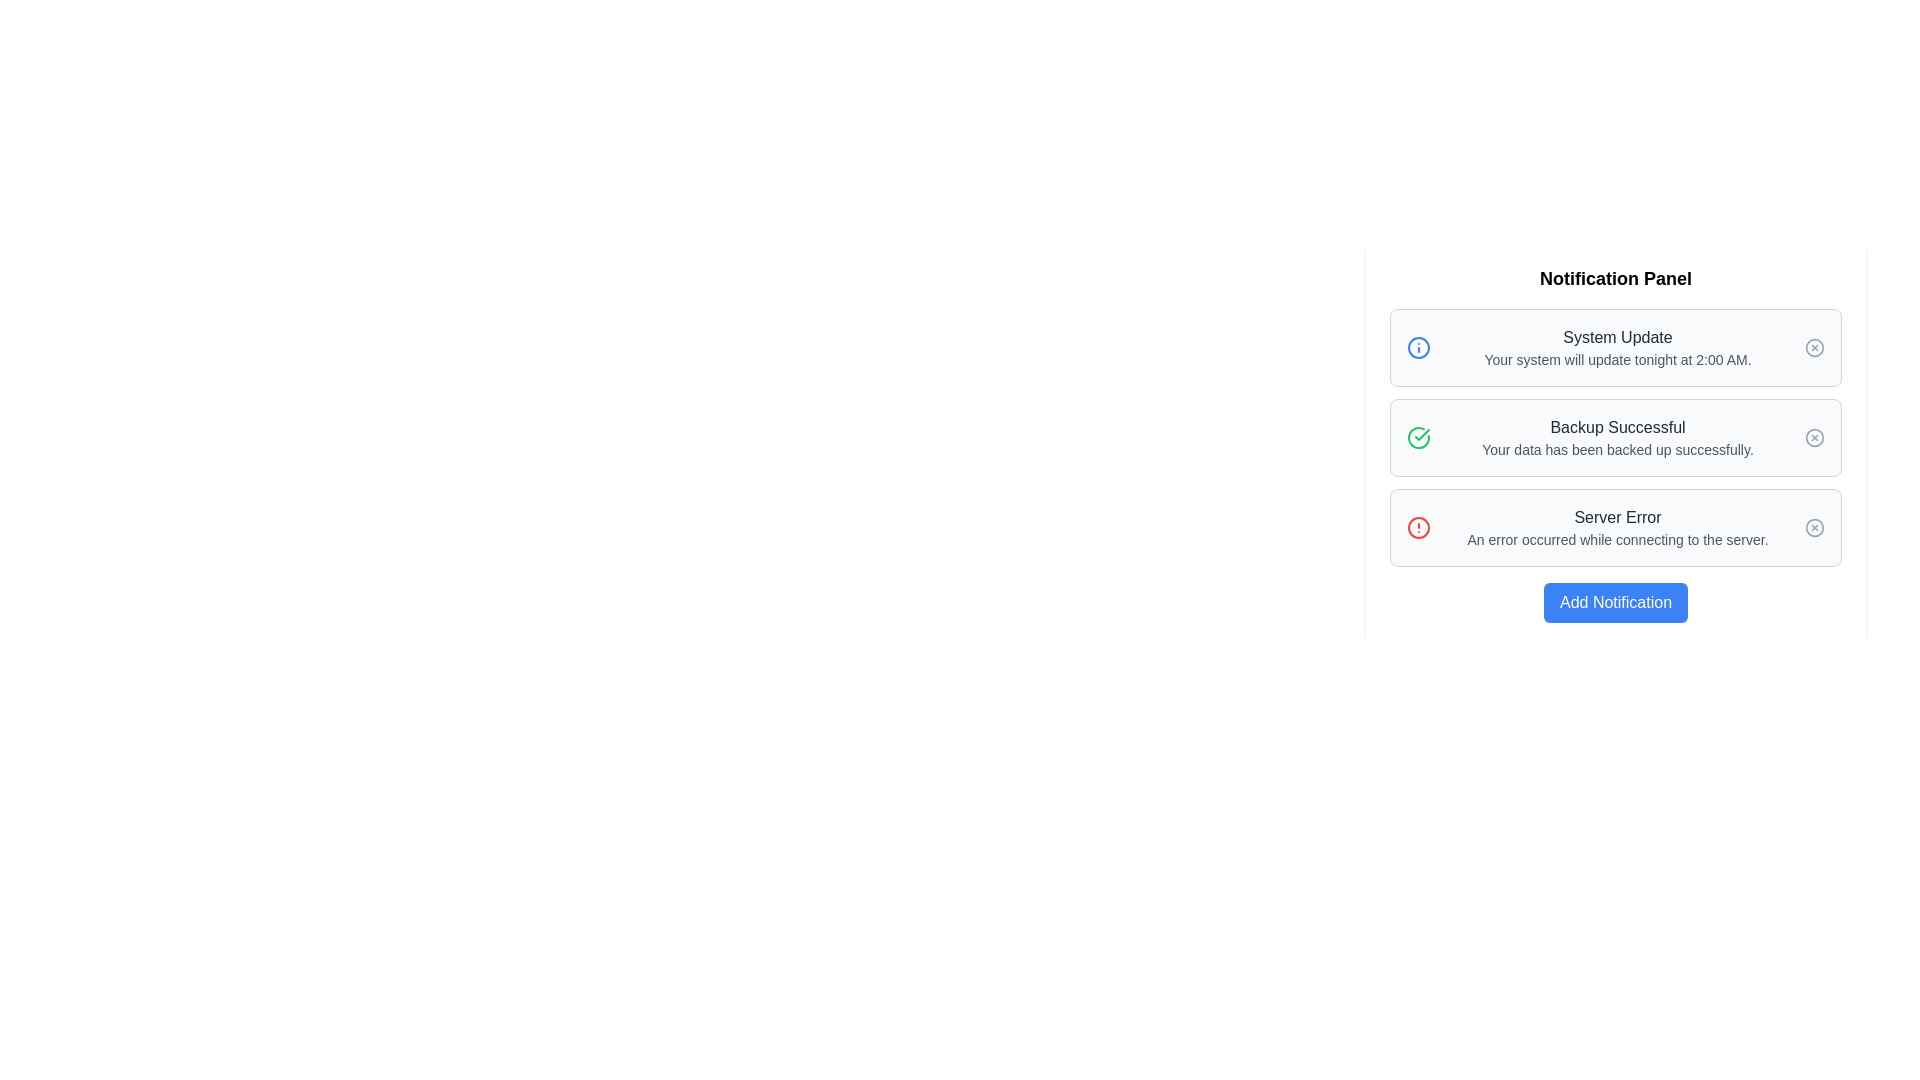  What do you see at coordinates (1617, 540) in the screenshot?
I see `text from the light gray text label that says 'An error occurred while connecting to the server.' positioned beneath the 'Server Error' heading in the notification card` at bounding box center [1617, 540].